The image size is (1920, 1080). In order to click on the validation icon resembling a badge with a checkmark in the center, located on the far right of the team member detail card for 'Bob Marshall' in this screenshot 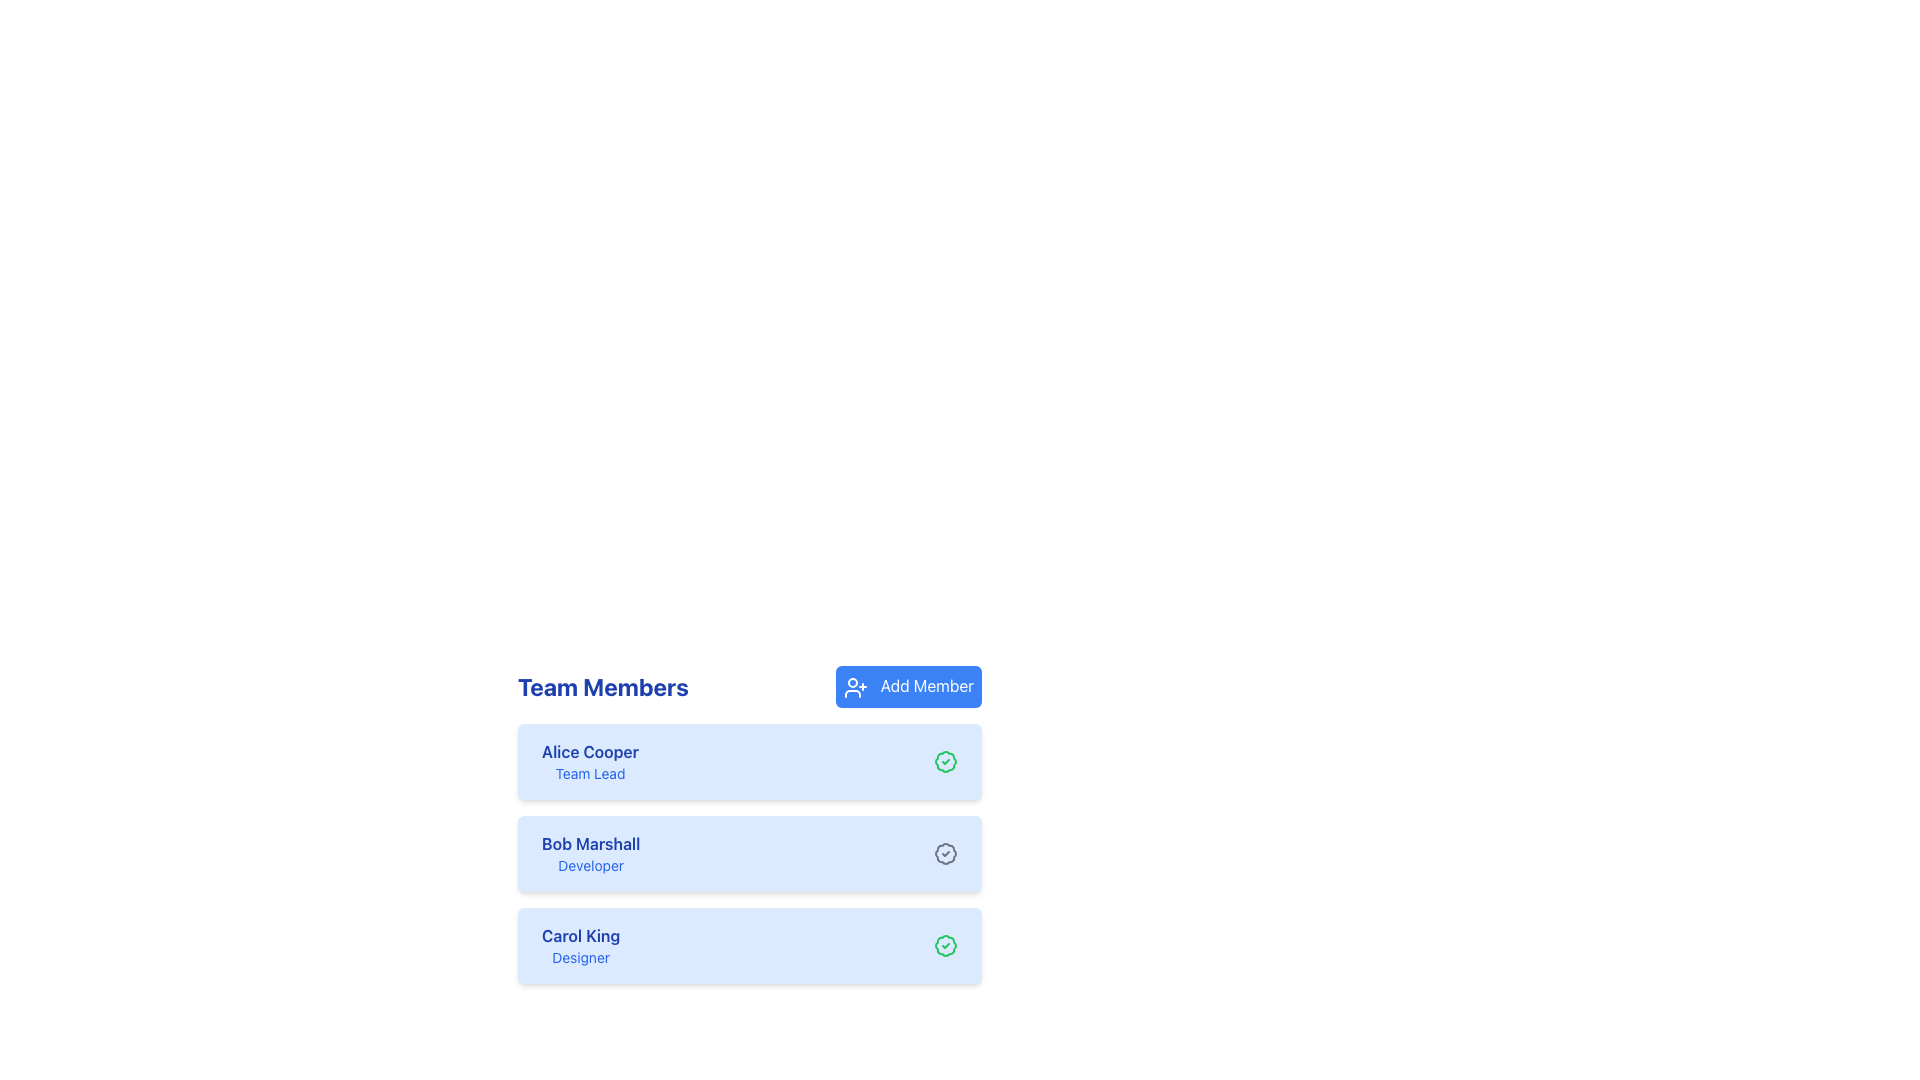, I will do `click(944, 852)`.